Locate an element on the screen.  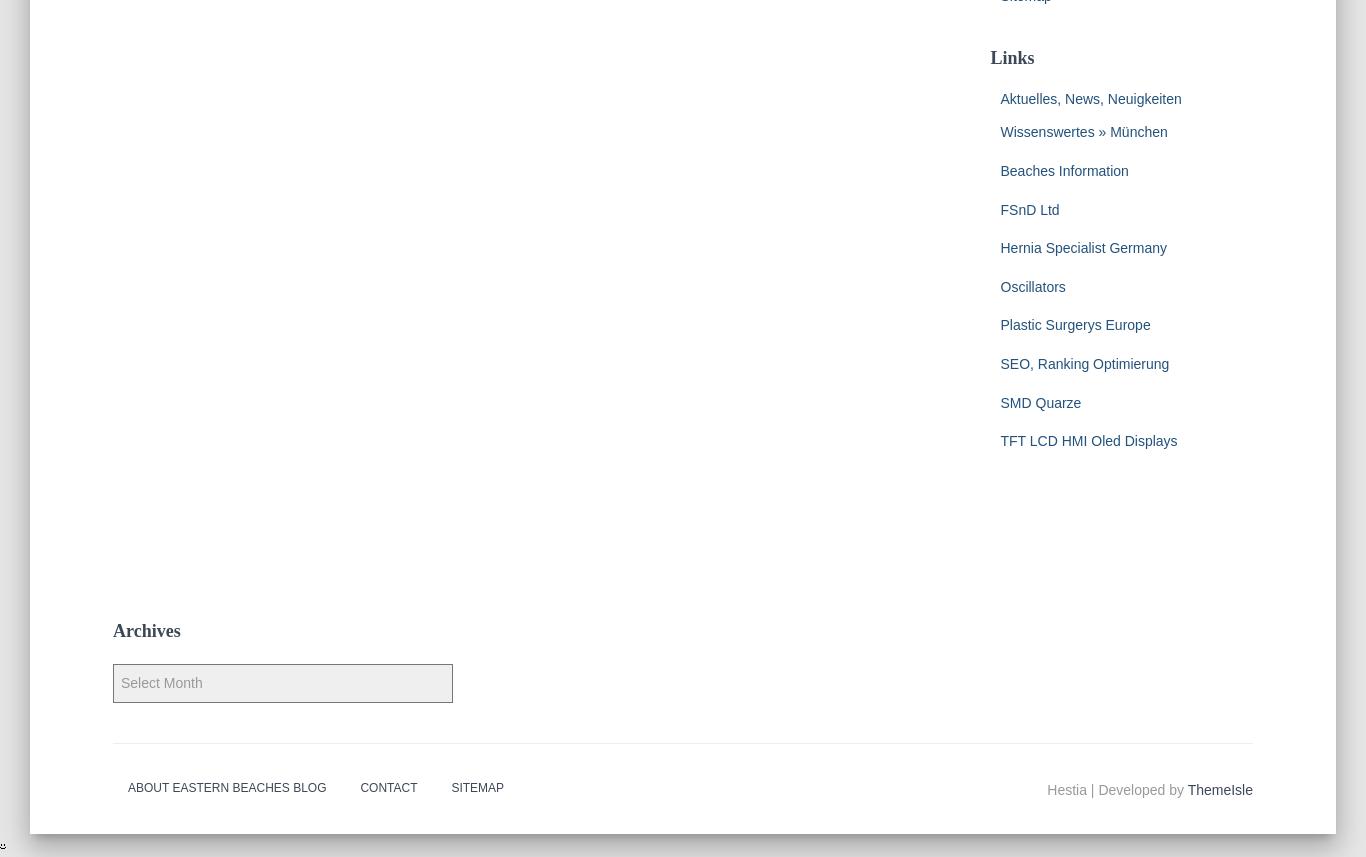
'FSnD Ltd' is located at coordinates (1028, 208).